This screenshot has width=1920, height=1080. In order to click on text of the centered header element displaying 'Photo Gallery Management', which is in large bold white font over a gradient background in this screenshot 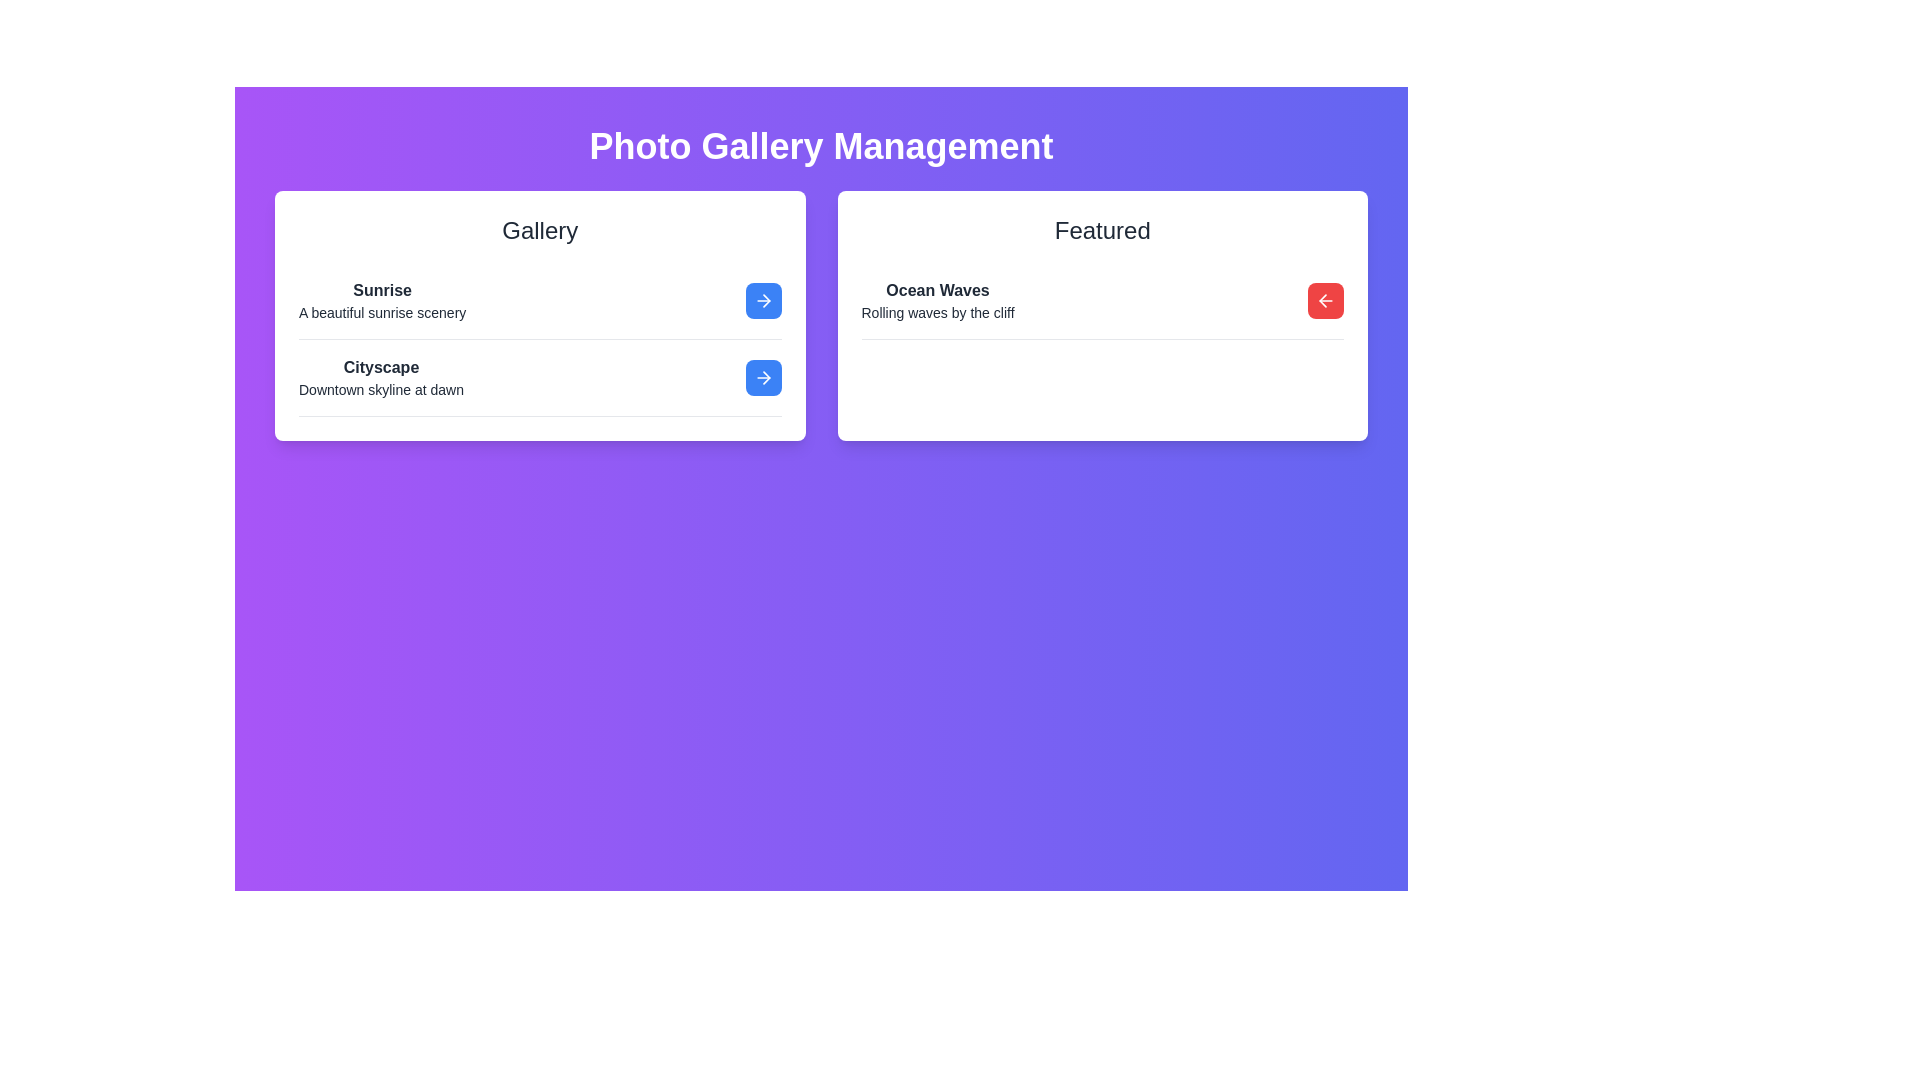, I will do `click(821, 145)`.